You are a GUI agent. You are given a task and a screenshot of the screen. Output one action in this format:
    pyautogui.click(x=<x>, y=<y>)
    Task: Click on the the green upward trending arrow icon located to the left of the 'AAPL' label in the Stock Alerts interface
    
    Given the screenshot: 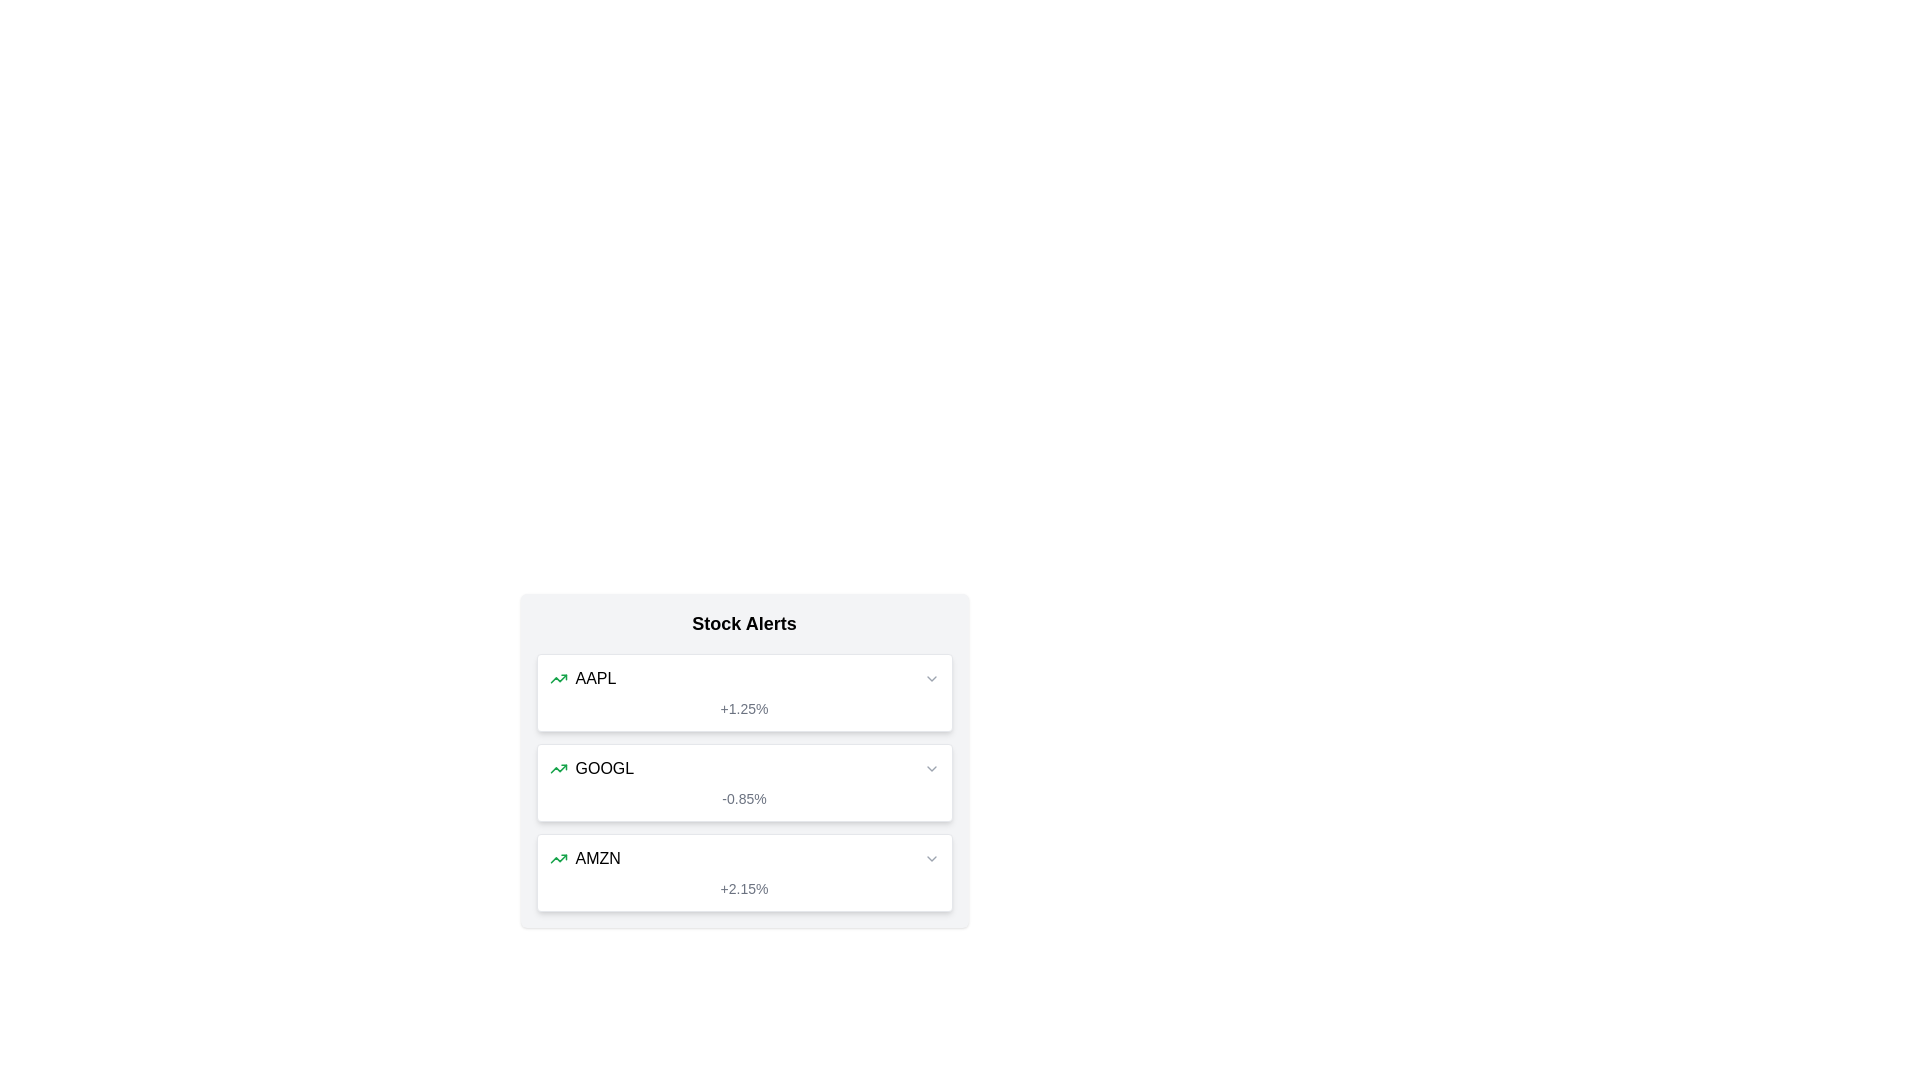 What is the action you would take?
    pyautogui.click(x=558, y=677)
    